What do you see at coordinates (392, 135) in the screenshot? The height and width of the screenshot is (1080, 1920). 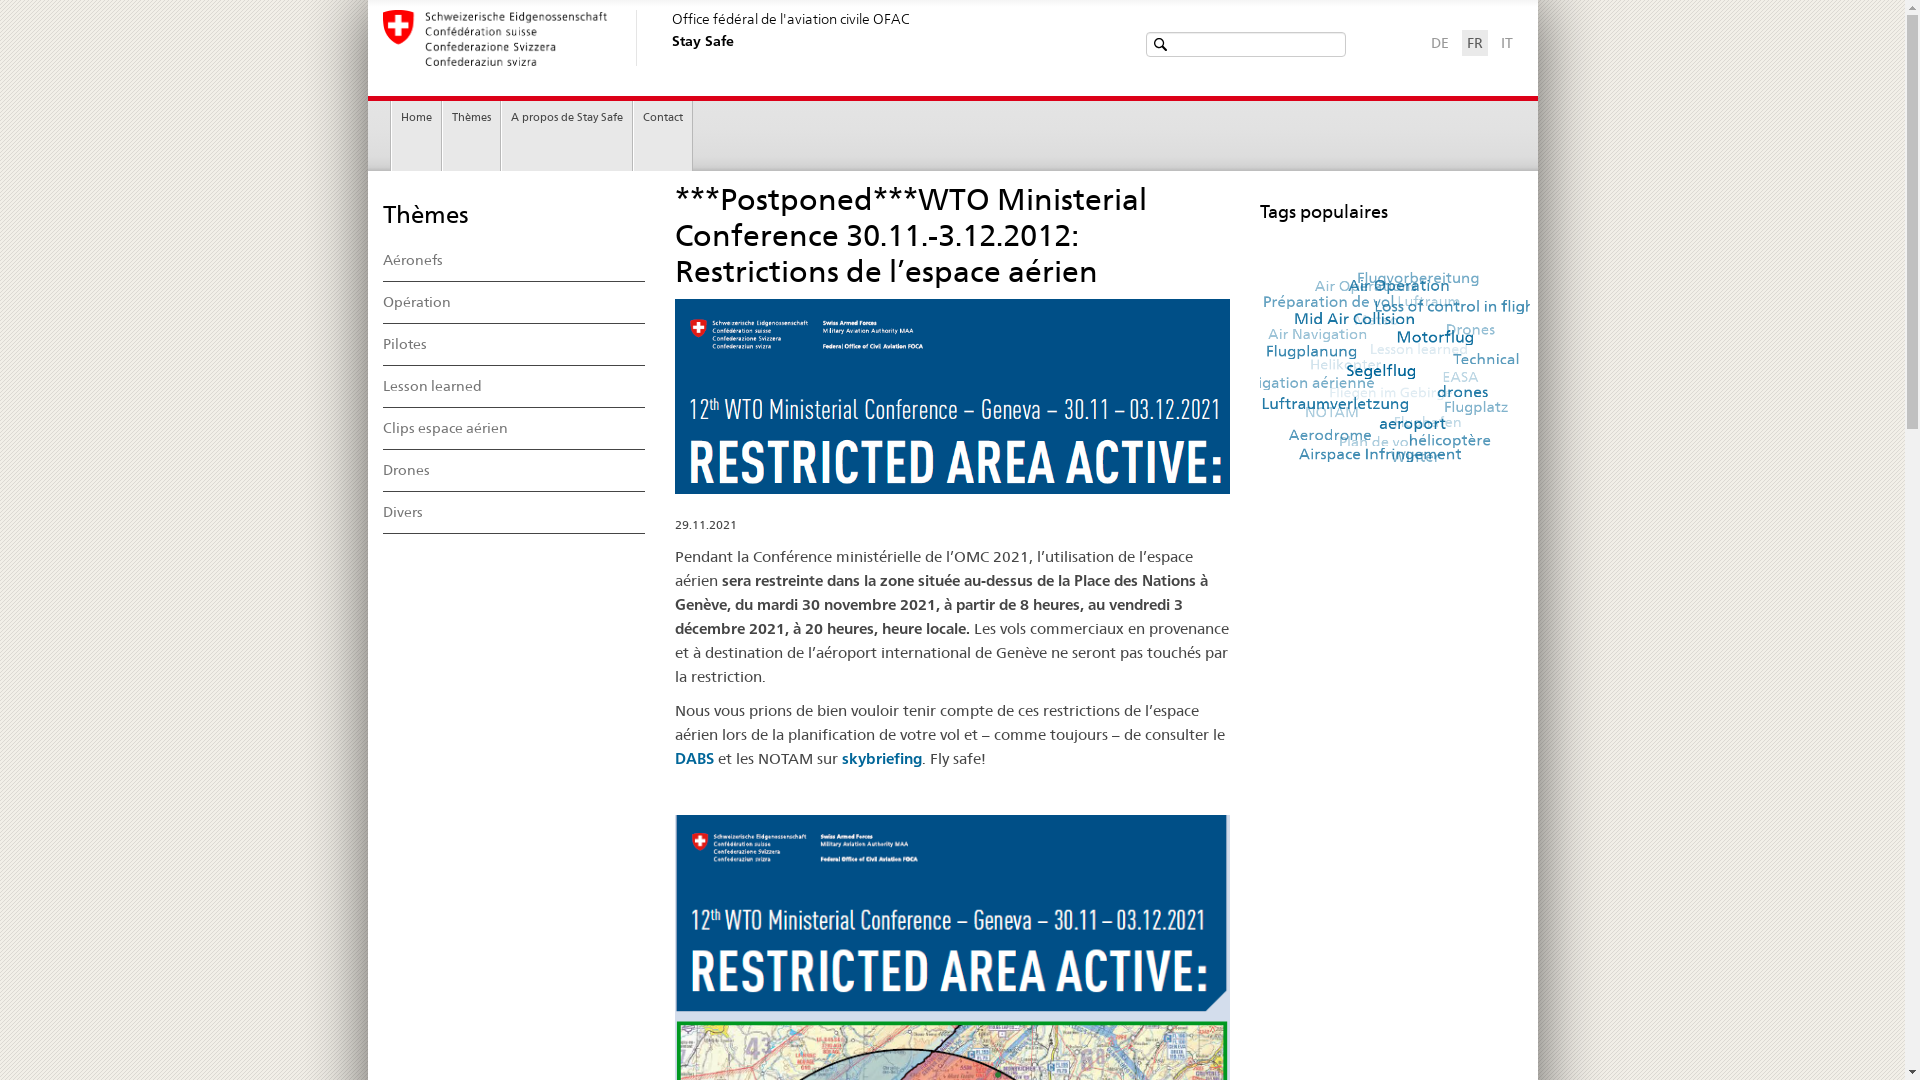 I see `'Home'` at bounding box center [392, 135].